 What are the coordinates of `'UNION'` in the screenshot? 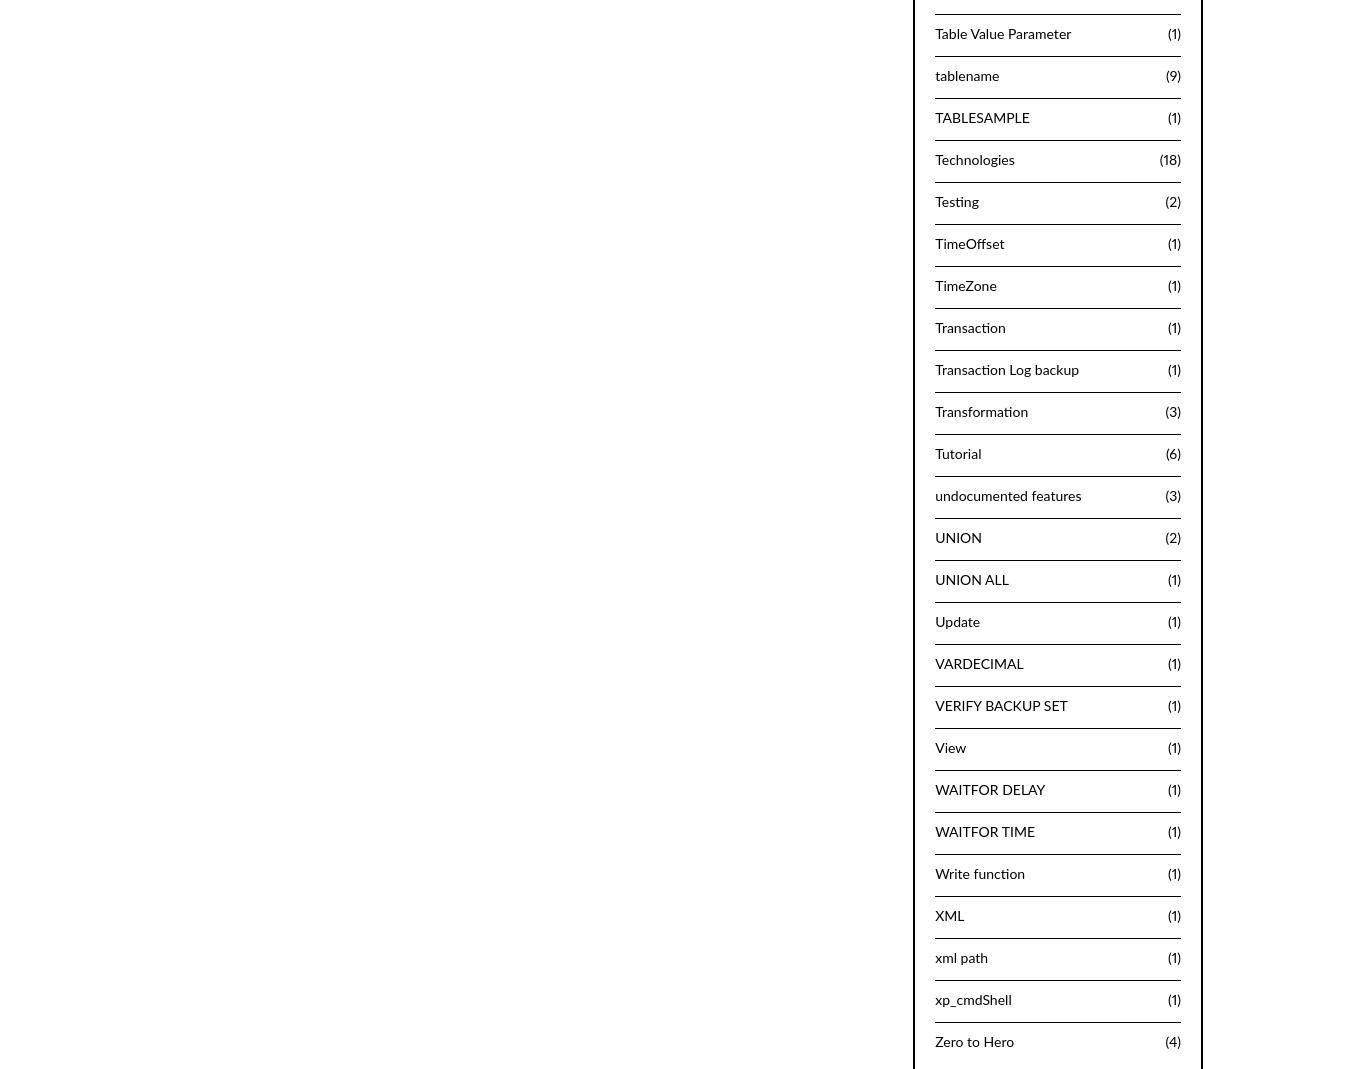 It's located at (935, 538).